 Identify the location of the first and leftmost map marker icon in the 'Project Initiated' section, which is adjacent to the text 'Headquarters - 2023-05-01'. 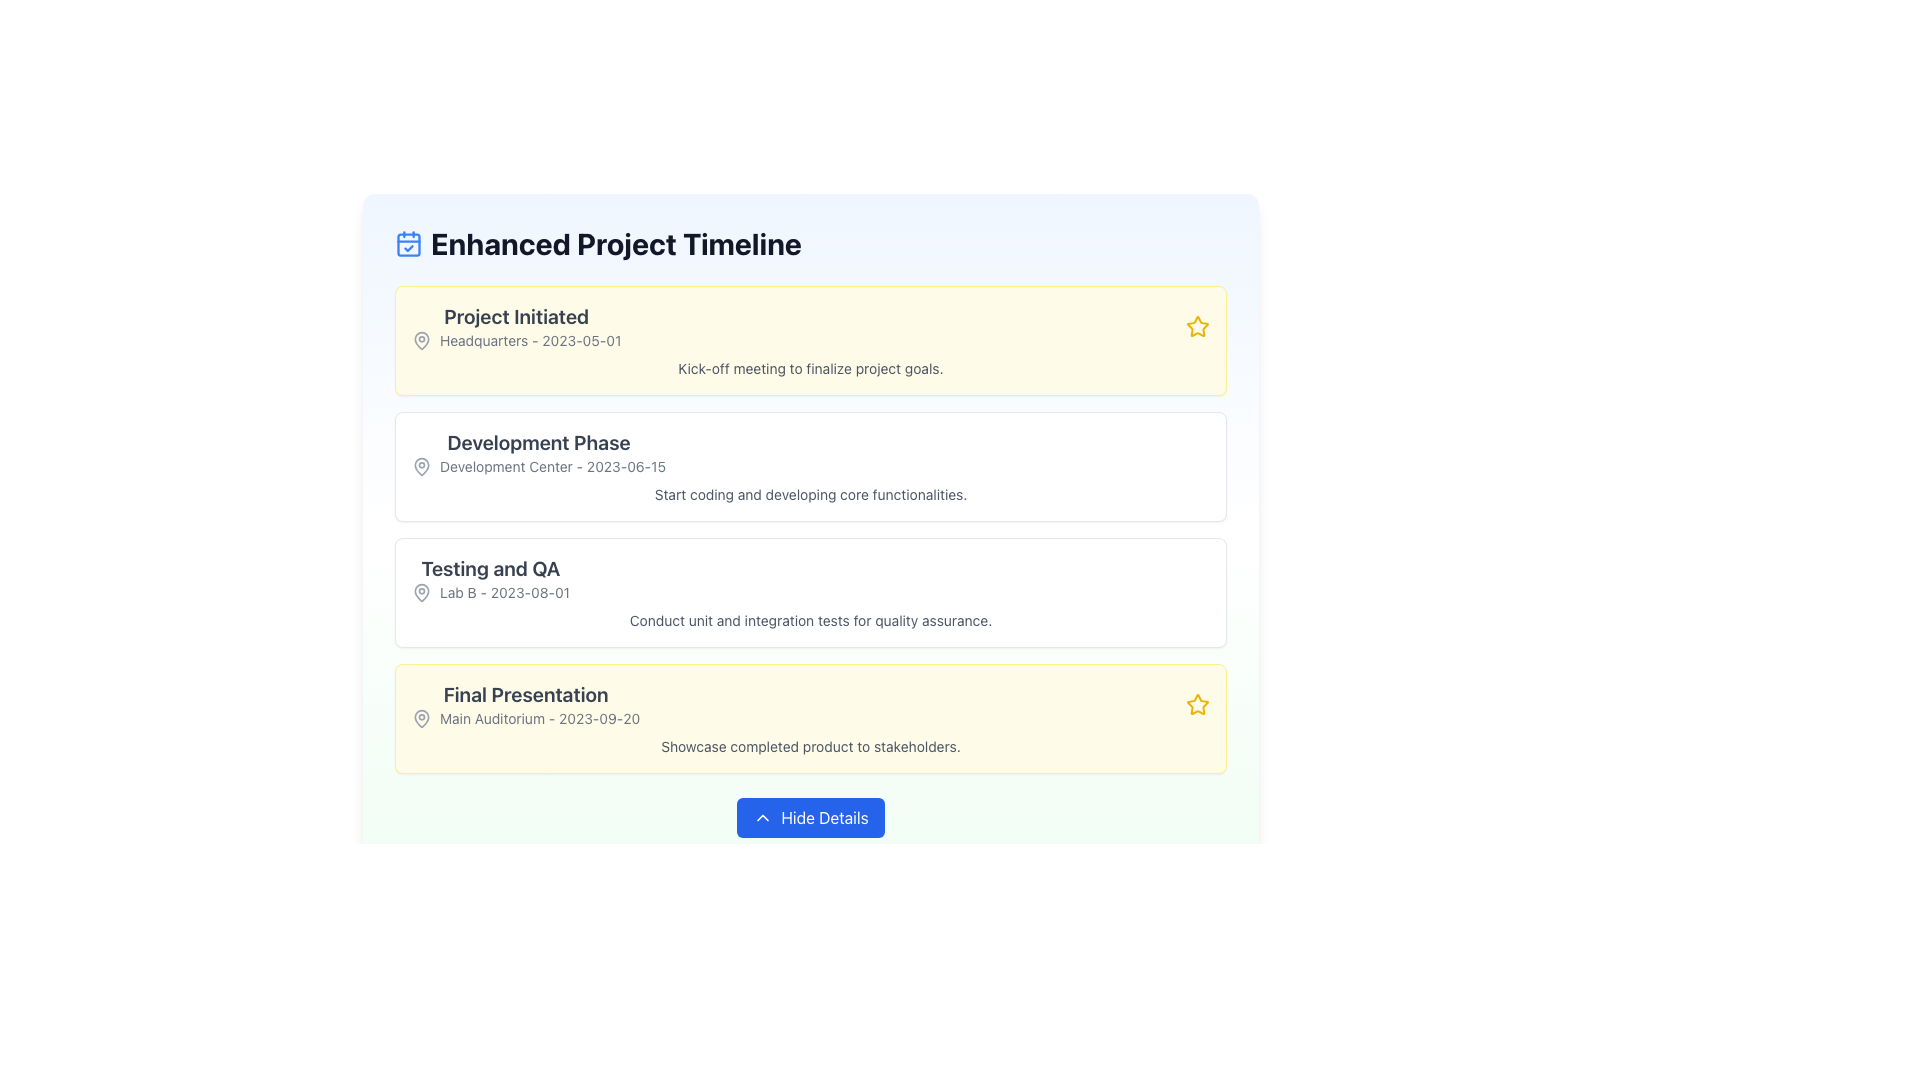
(421, 339).